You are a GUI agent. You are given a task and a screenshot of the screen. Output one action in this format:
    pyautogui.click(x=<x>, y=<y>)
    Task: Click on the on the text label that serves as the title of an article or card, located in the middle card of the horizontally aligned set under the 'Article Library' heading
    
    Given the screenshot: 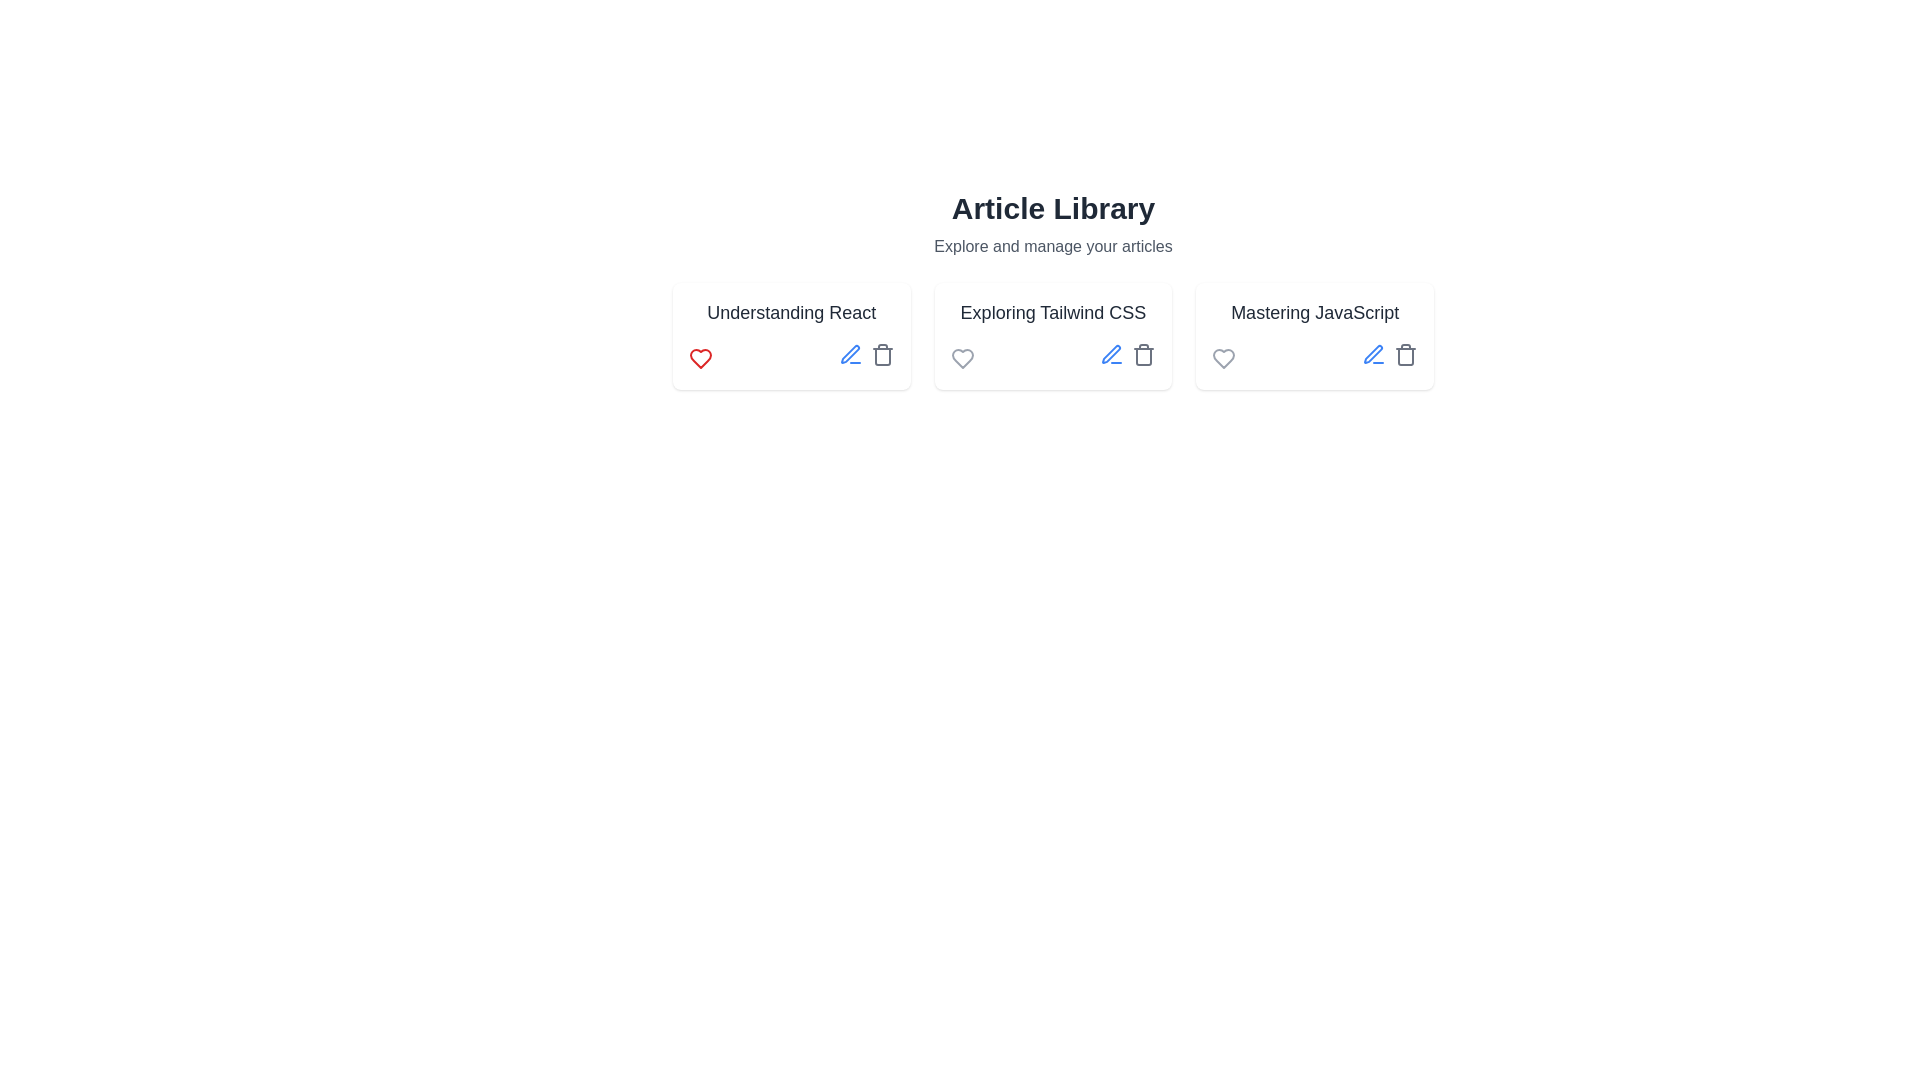 What is the action you would take?
    pyautogui.click(x=1052, y=312)
    